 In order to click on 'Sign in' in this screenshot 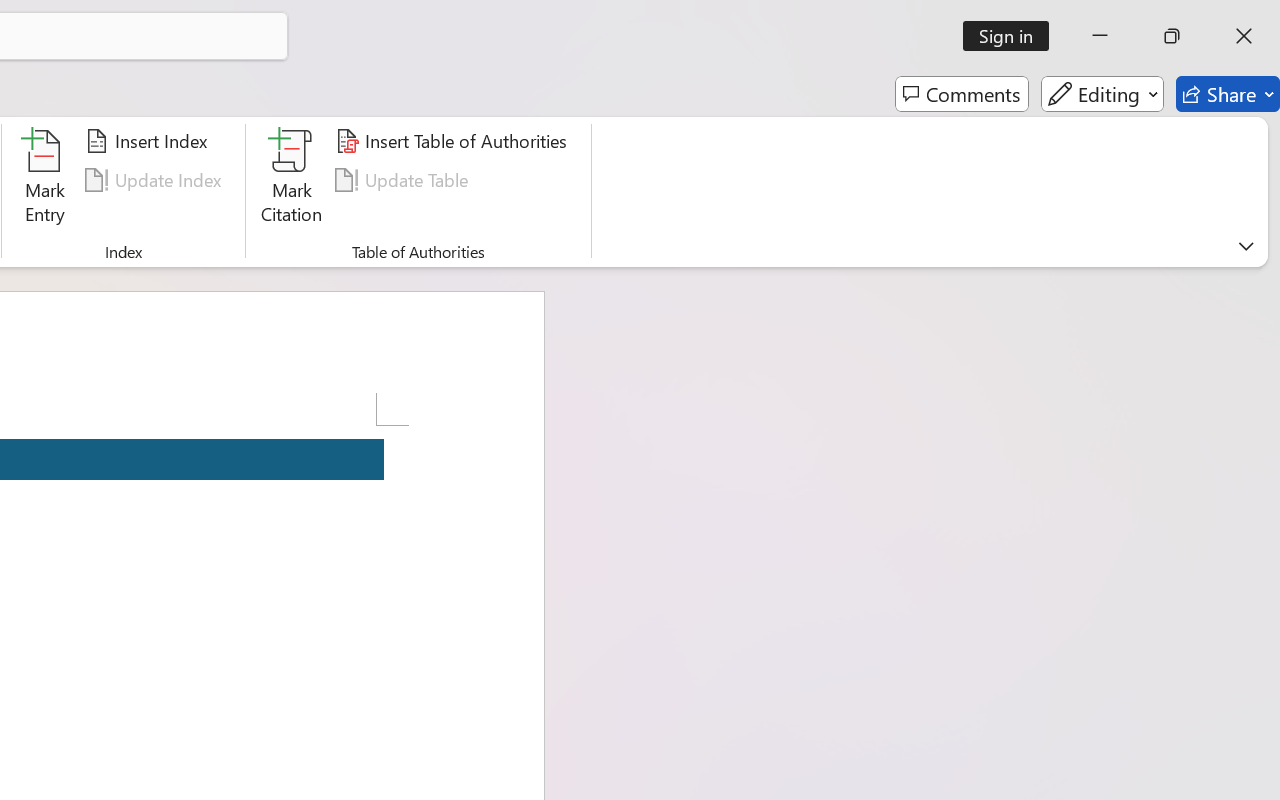, I will do `click(1013, 35)`.